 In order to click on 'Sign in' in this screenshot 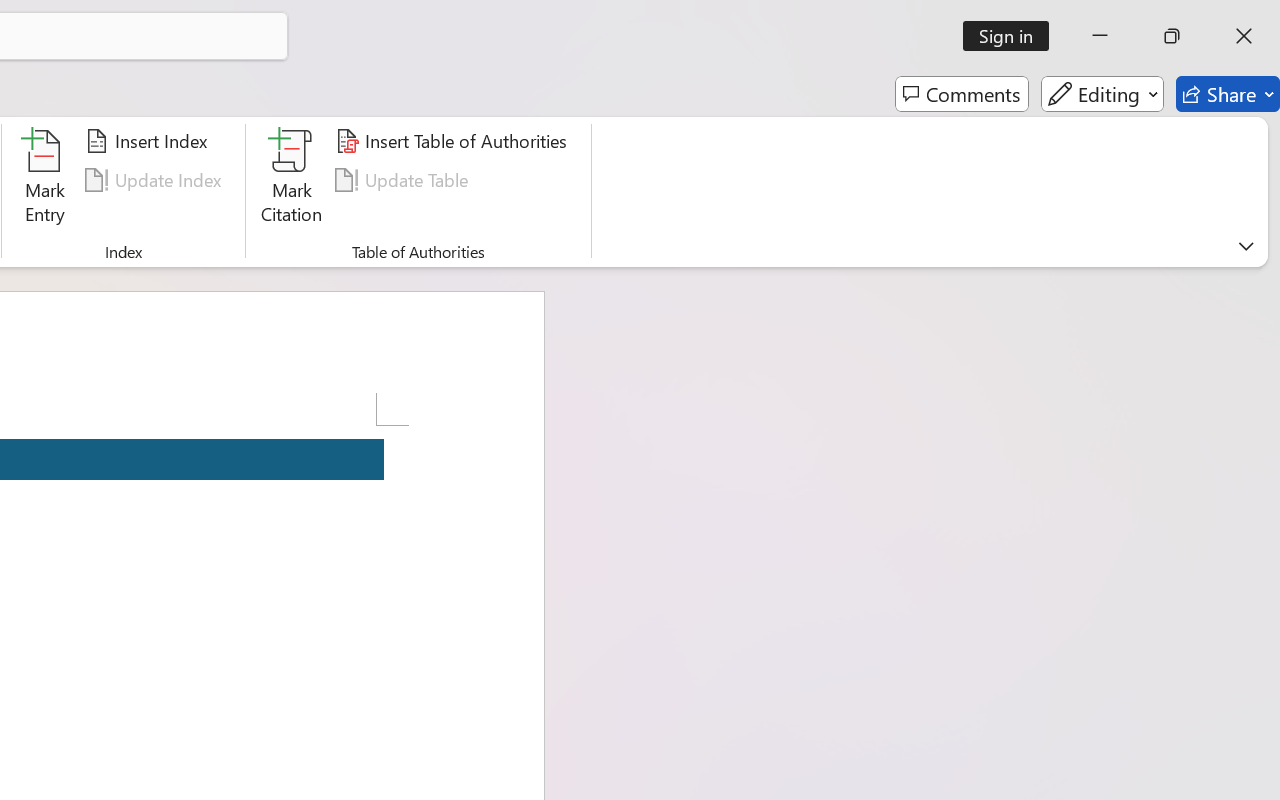, I will do `click(1013, 35)`.